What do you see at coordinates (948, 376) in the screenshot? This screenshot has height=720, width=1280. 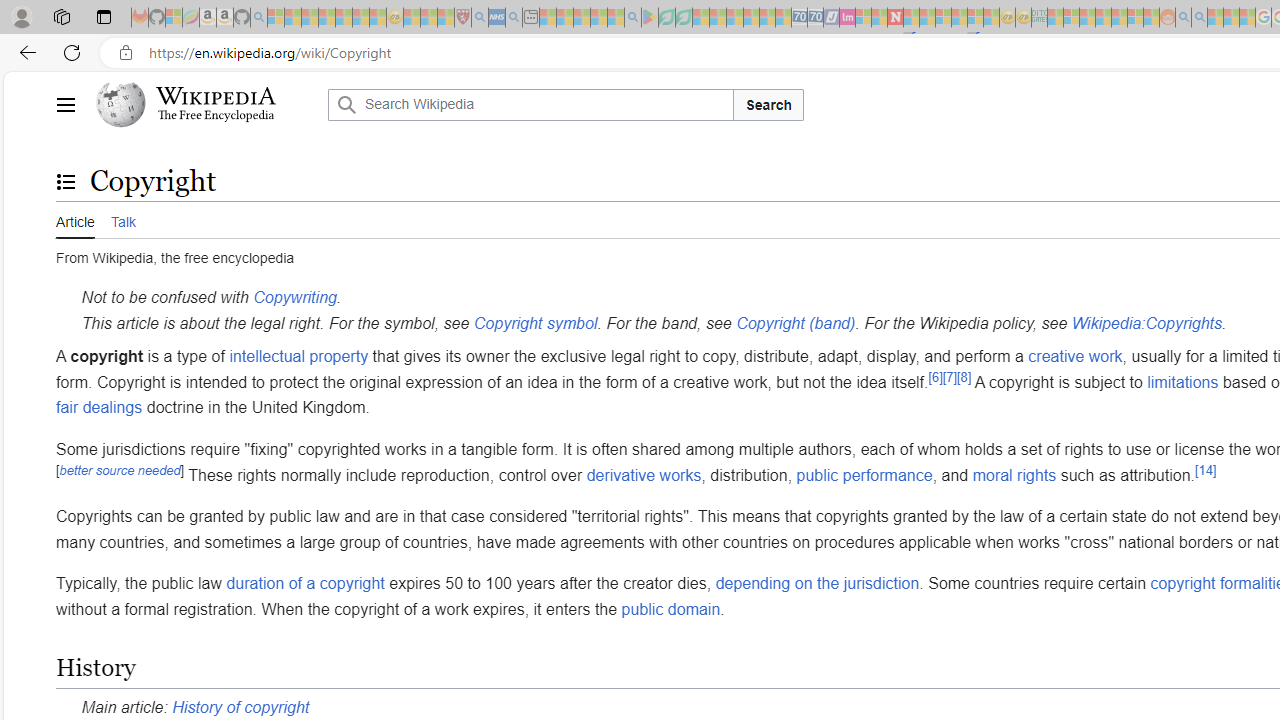 I see `'[7]'` at bounding box center [948, 376].